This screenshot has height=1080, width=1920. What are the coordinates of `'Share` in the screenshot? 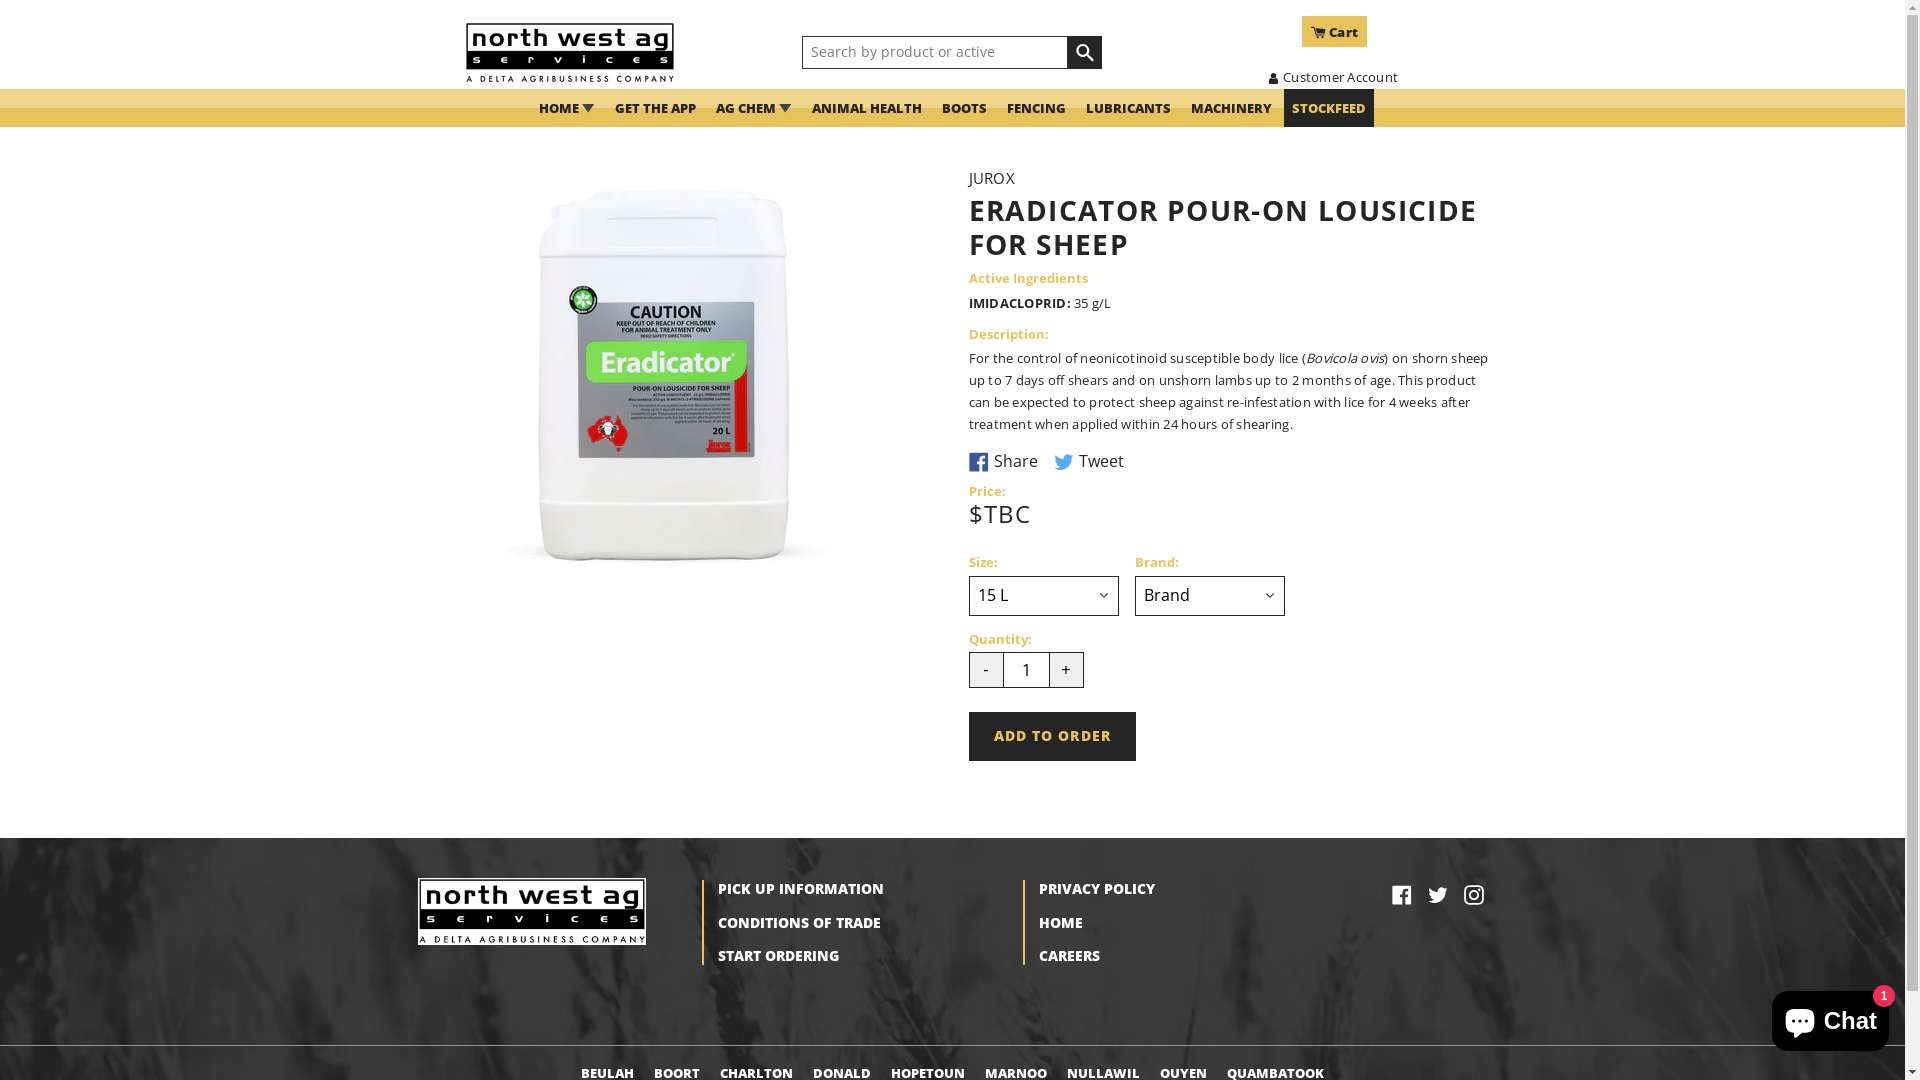 It's located at (1004, 461).